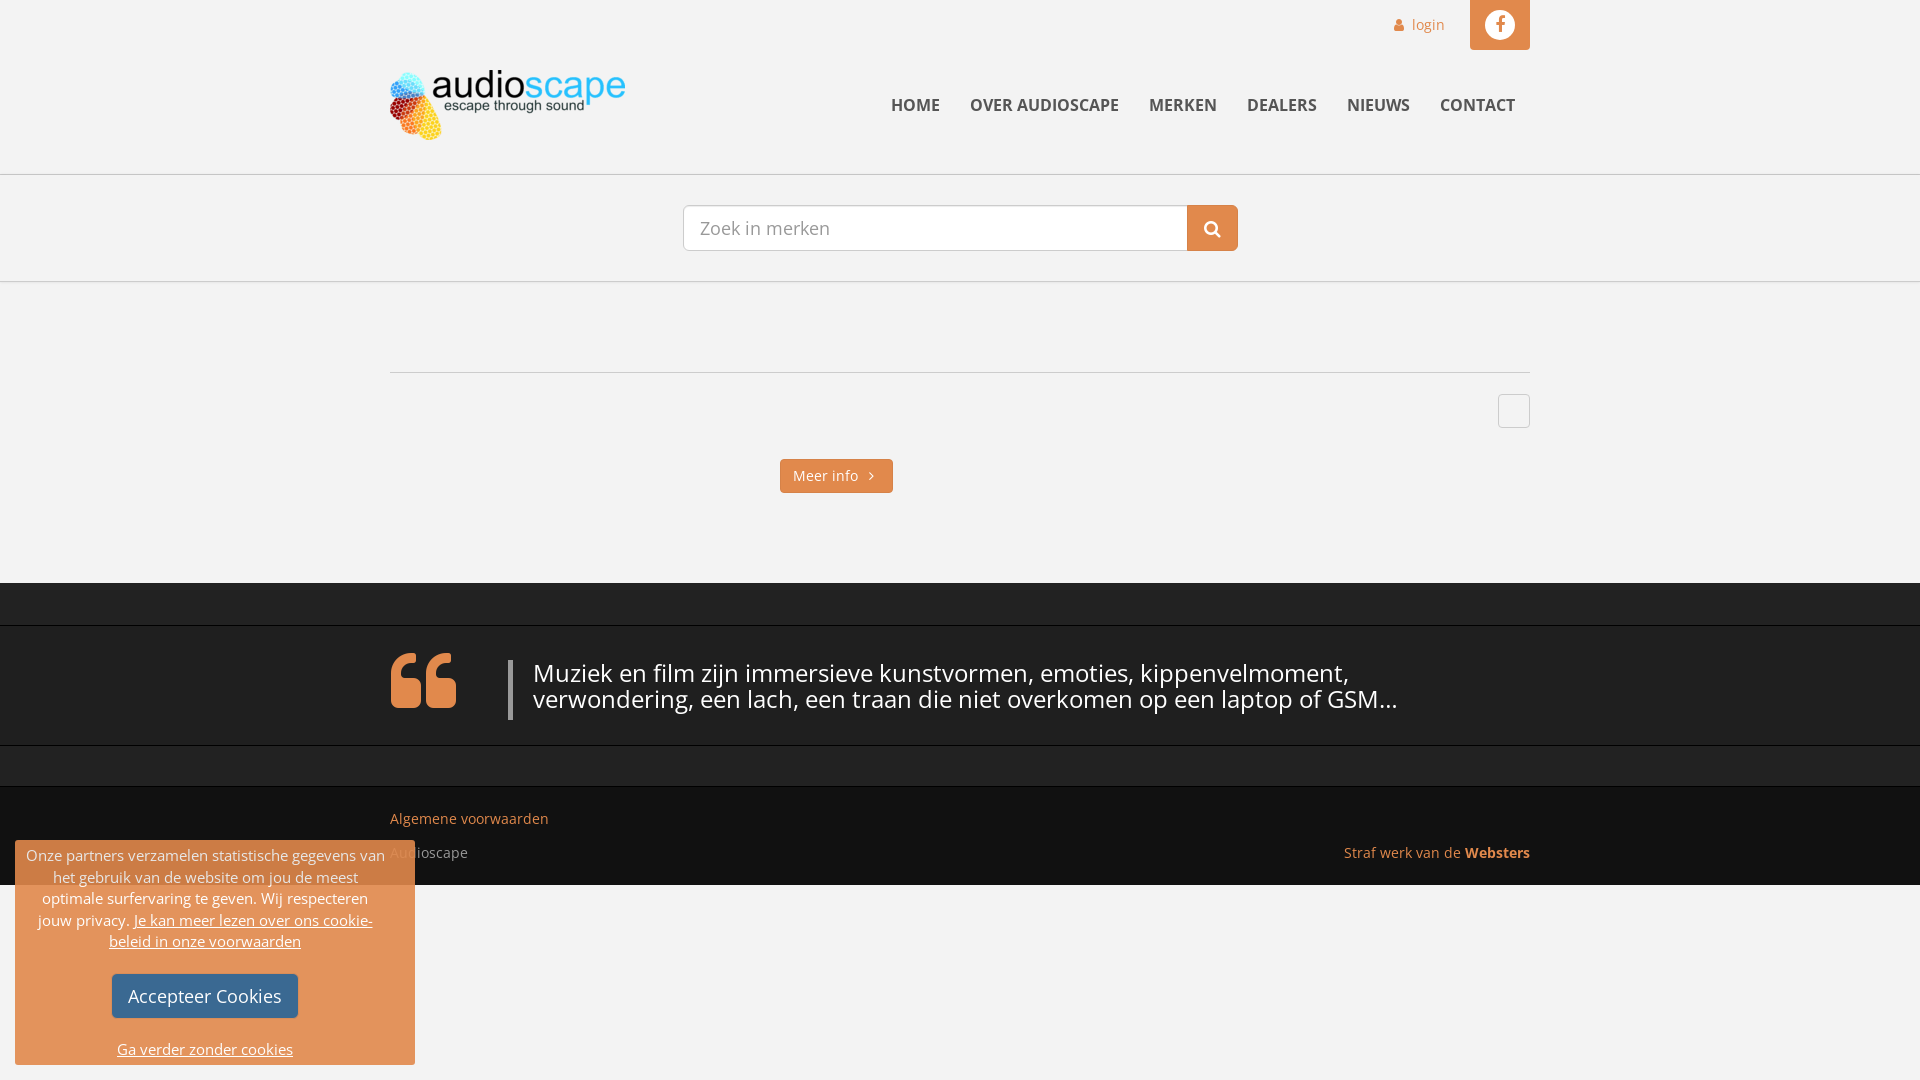  Describe the element at coordinates (1344, 852) in the screenshot. I see `'Straf werk van de Websters'` at that location.